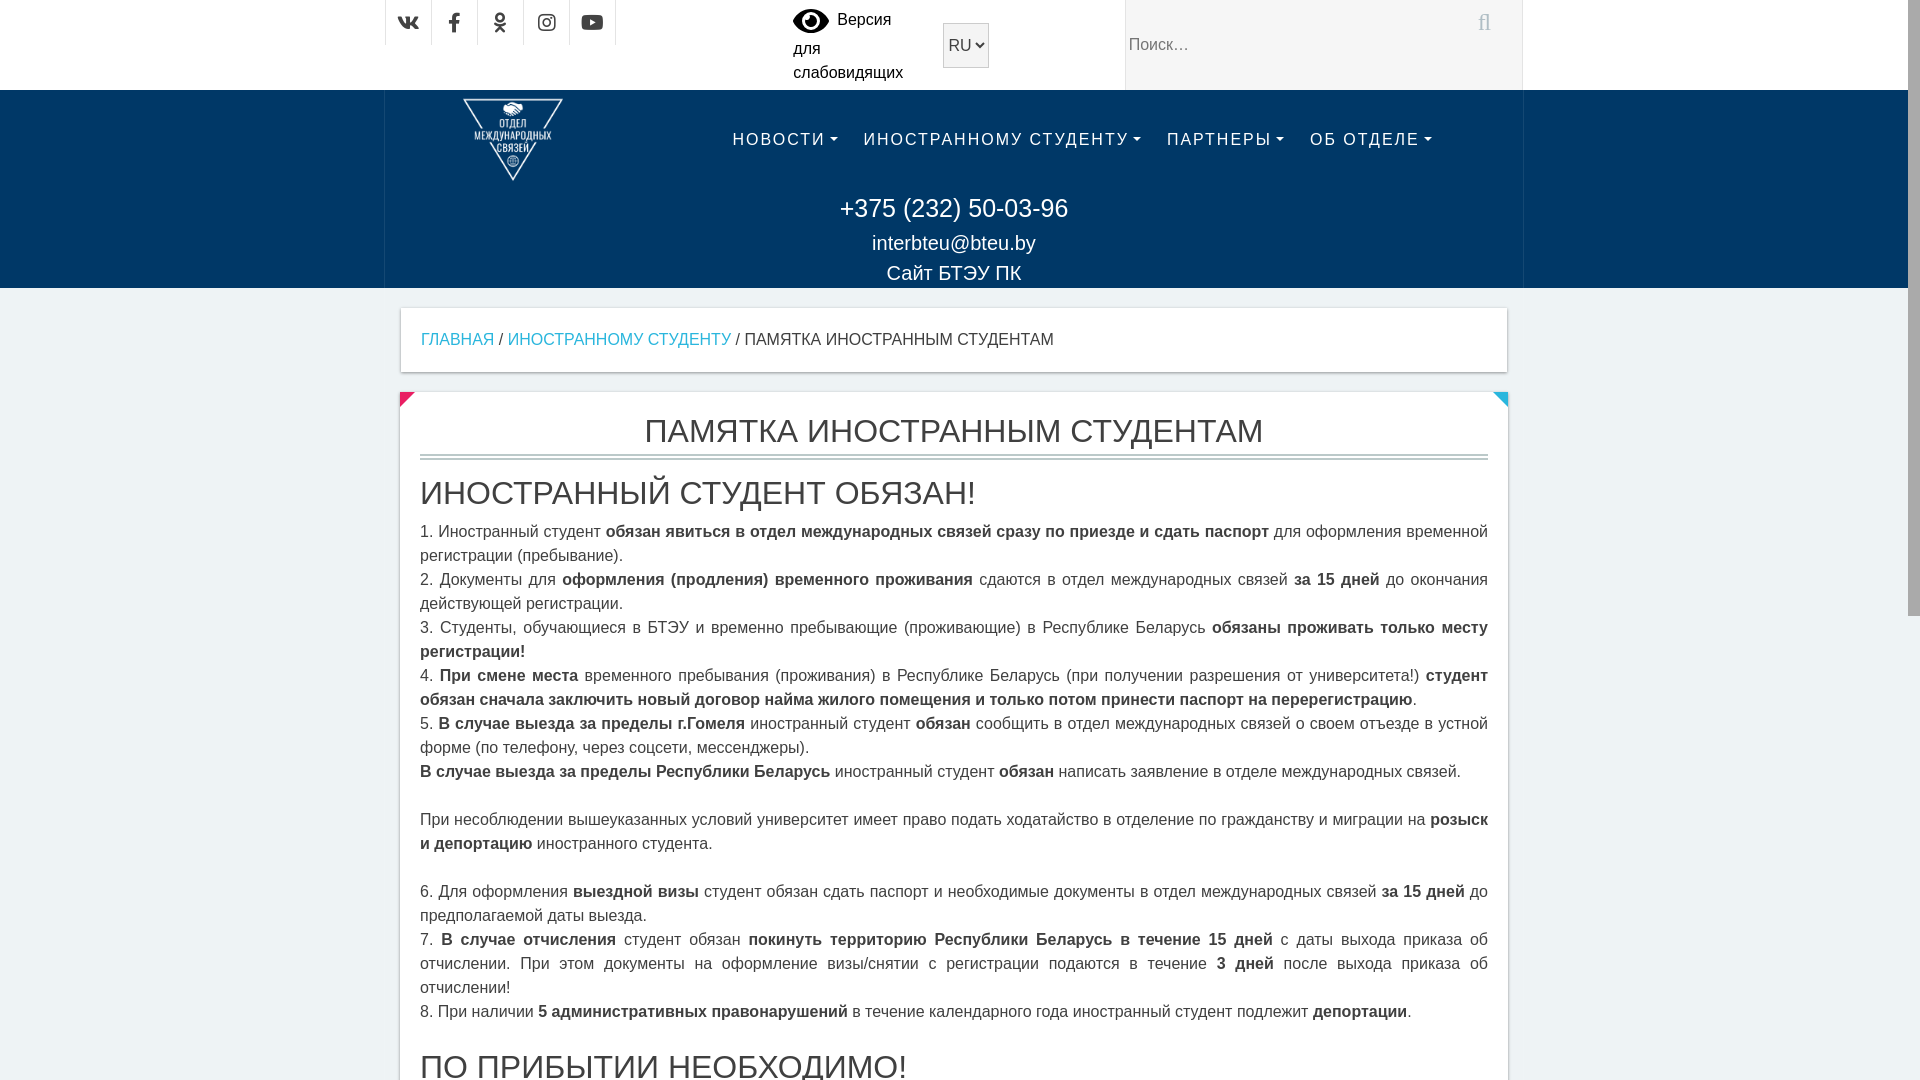 The height and width of the screenshot is (1080, 1920). I want to click on 'interbteu@bteu.by', so click(953, 242).